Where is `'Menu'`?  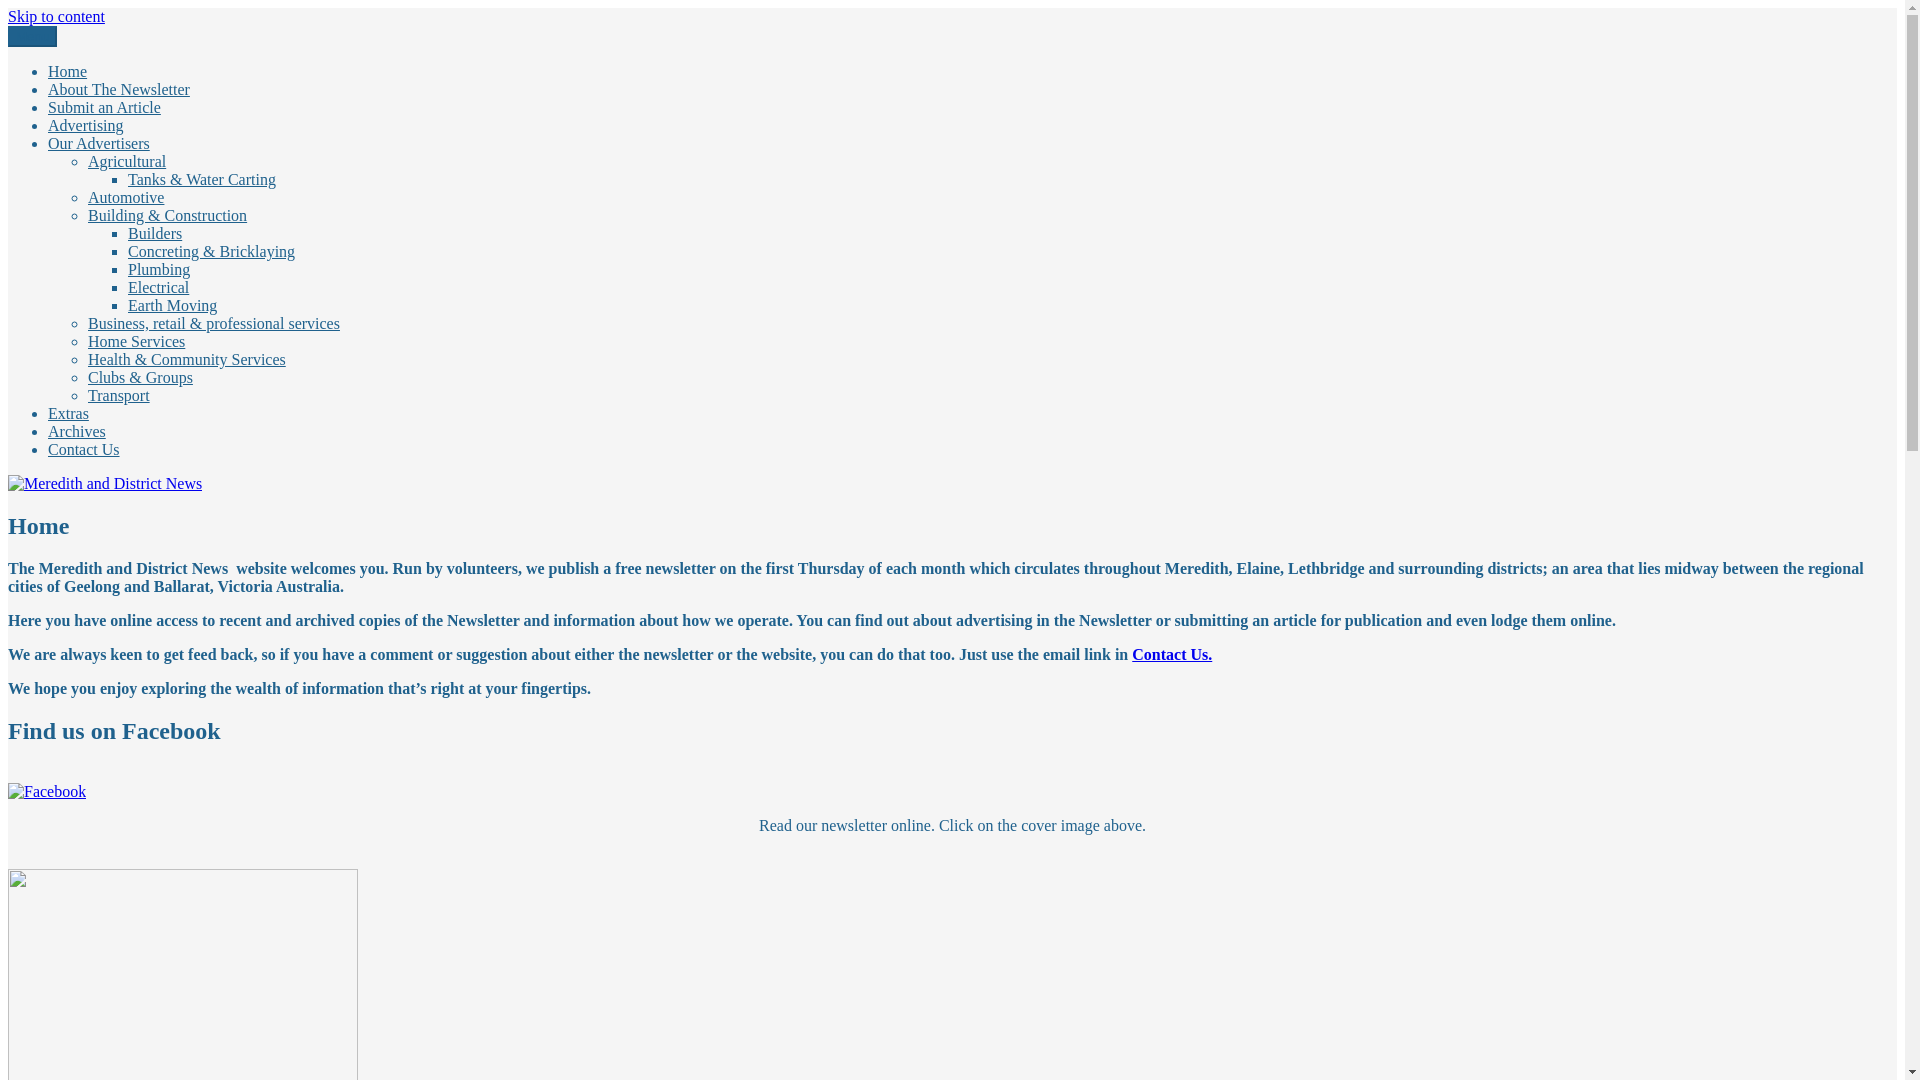
'Menu' is located at coordinates (8, 36).